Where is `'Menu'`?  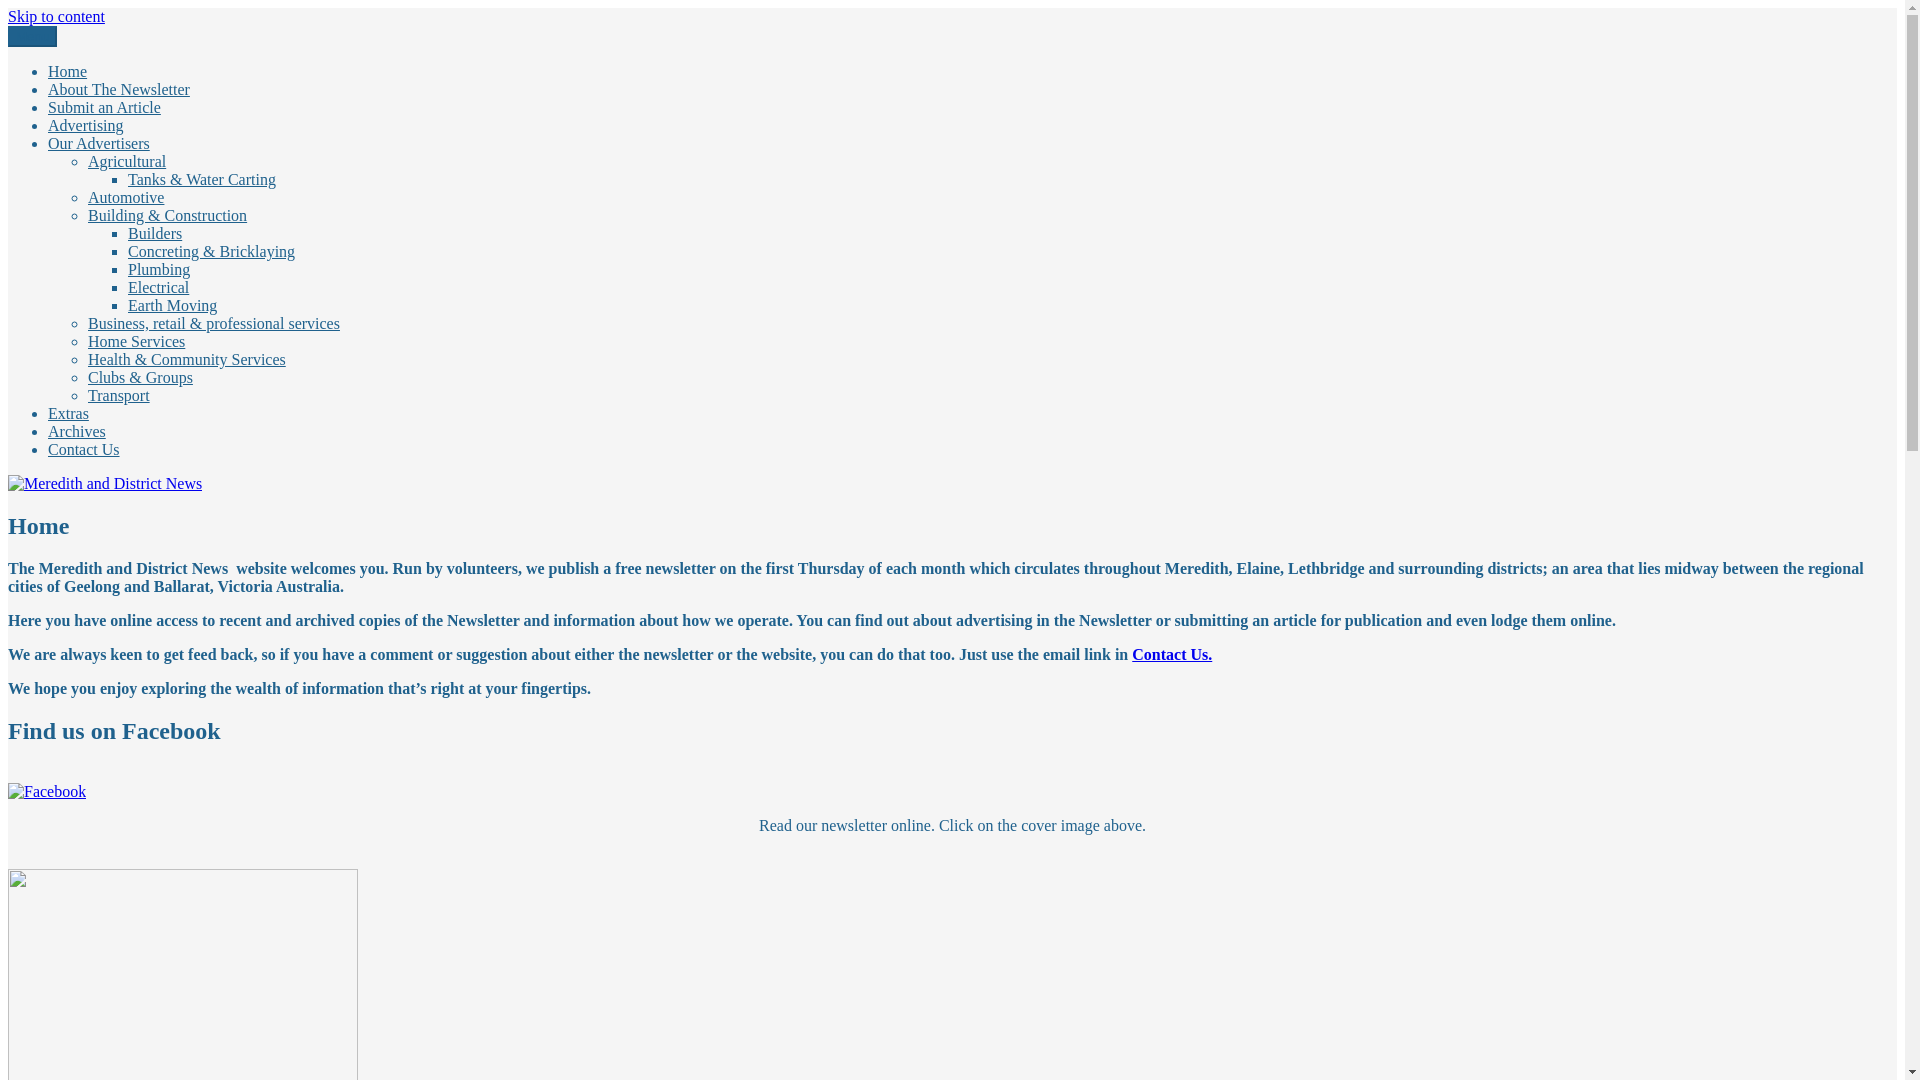
'Menu' is located at coordinates (8, 36).